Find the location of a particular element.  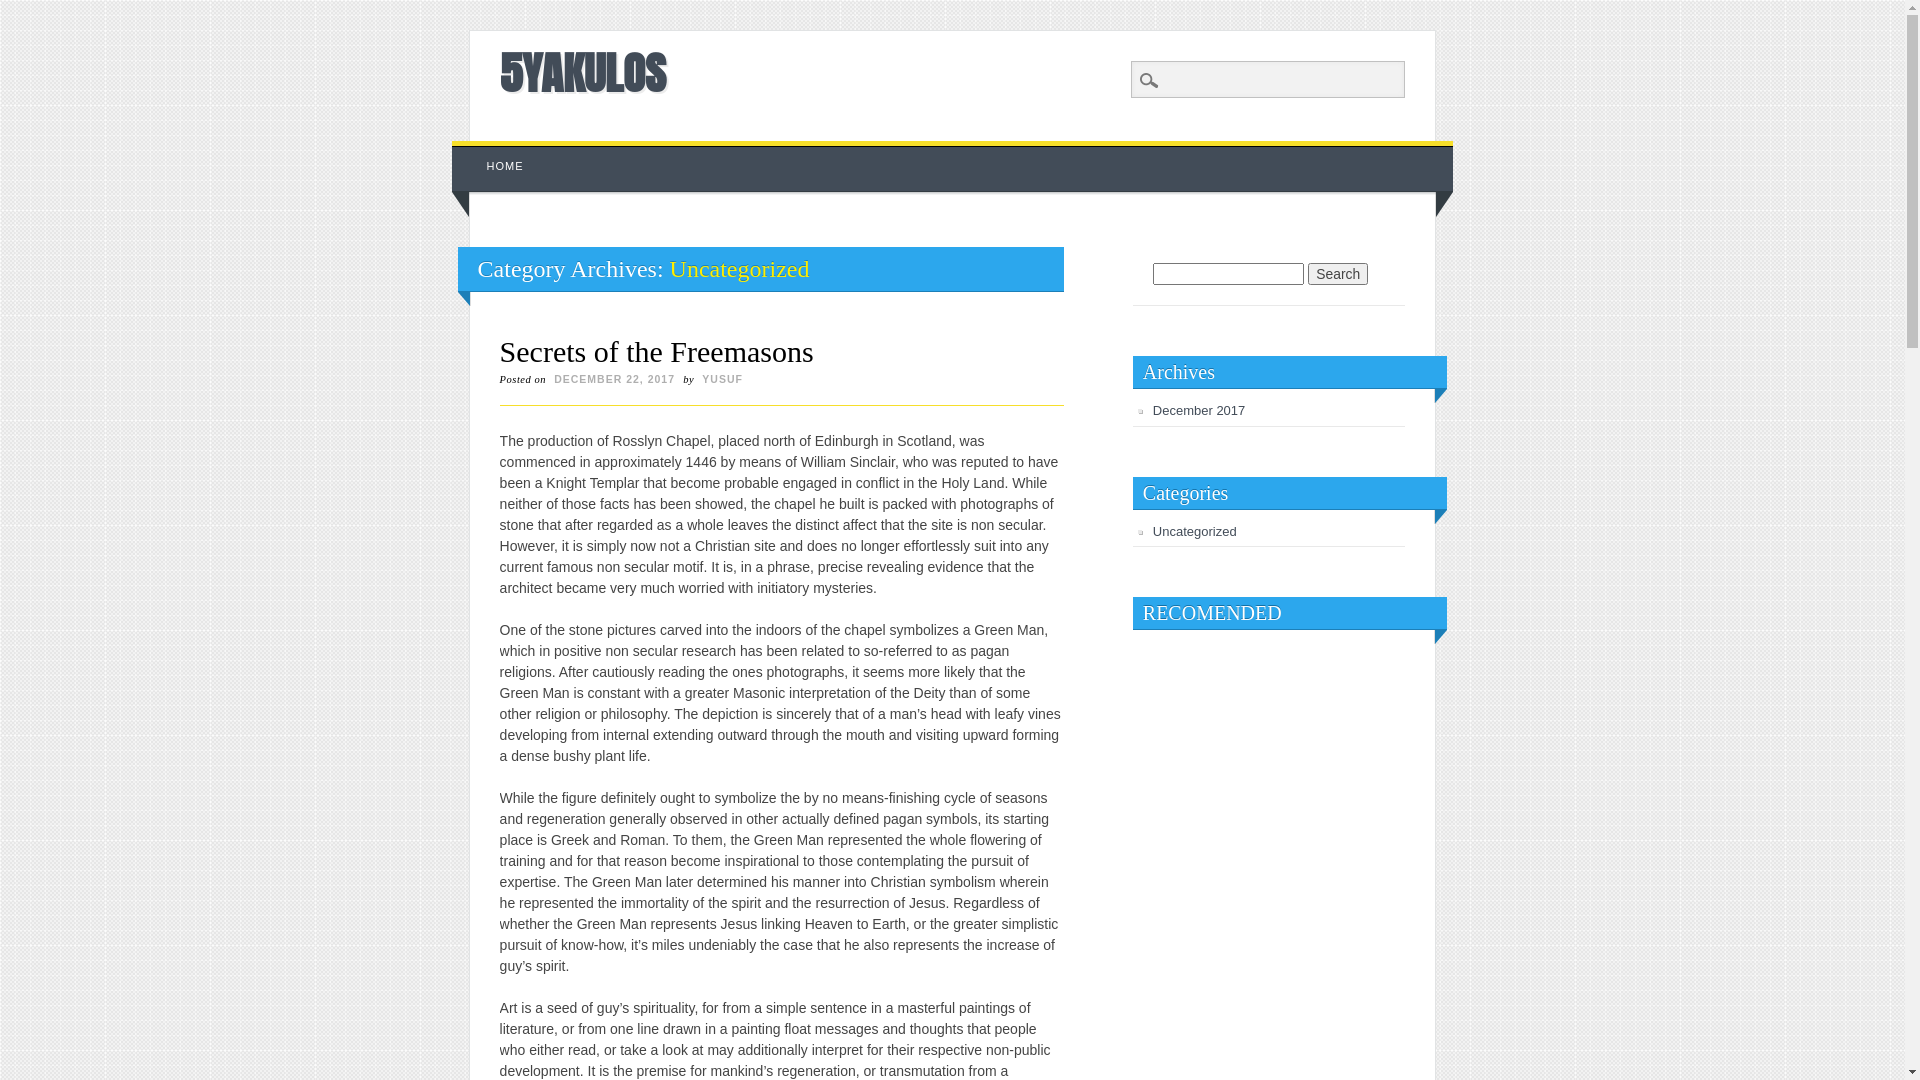

'Secrets of the Freemasons' is located at coordinates (657, 350).